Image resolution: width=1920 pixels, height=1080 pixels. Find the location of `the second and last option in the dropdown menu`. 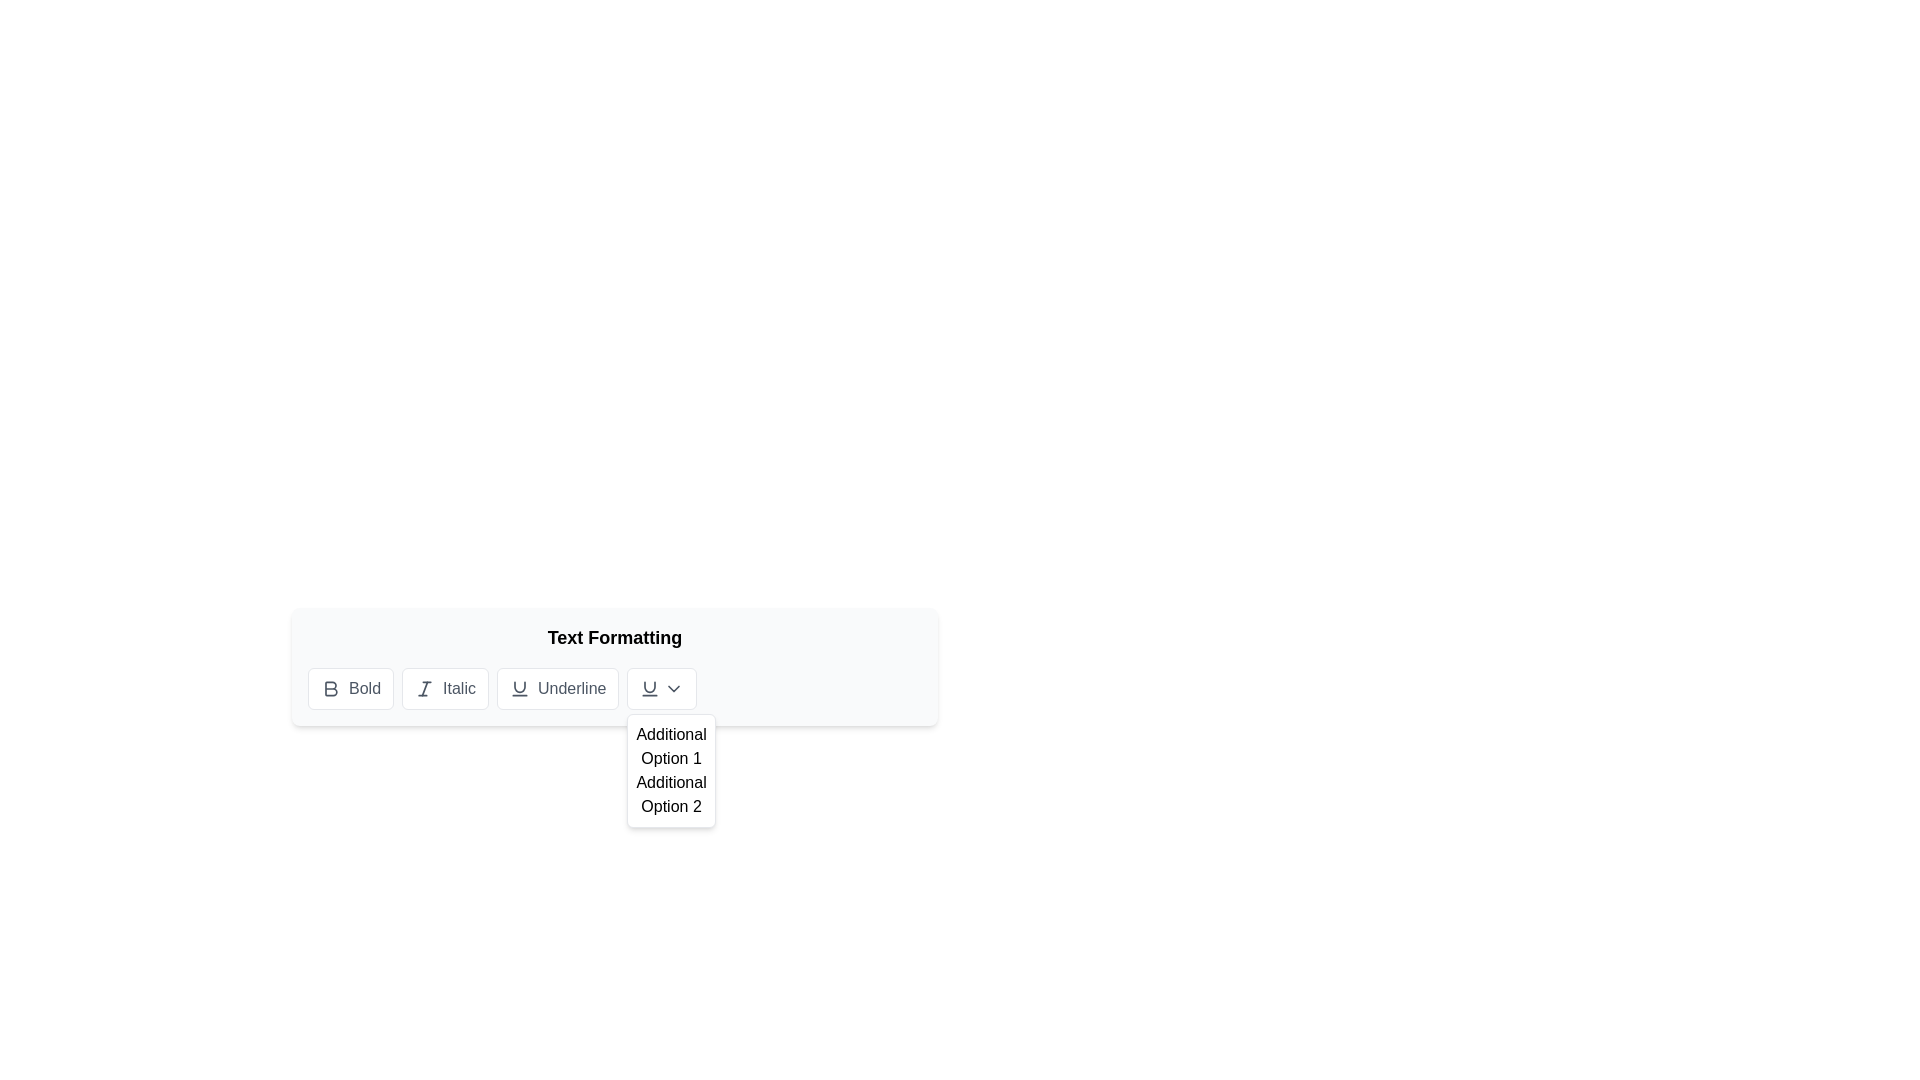

the second and last option in the dropdown menu is located at coordinates (671, 793).